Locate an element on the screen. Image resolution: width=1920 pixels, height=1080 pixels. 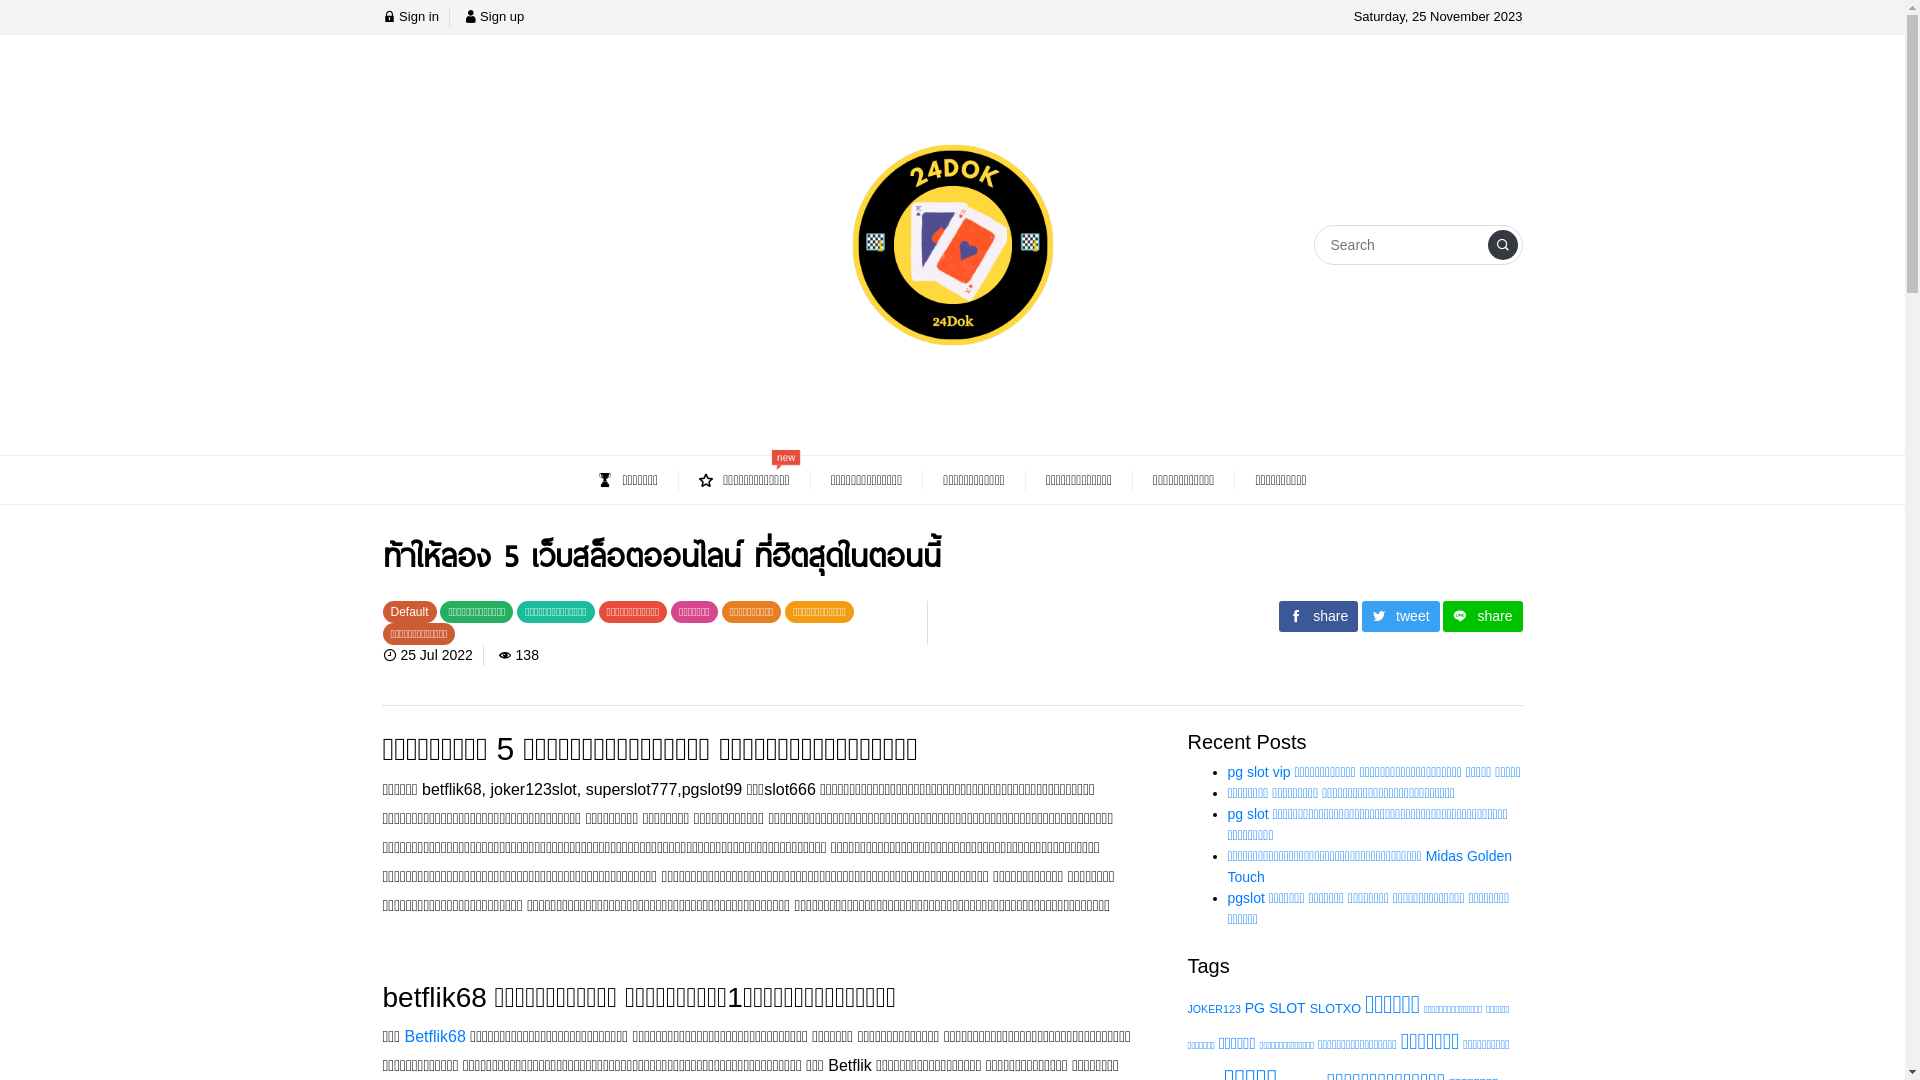
'Betflik68' is located at coordinates (433, 1035).